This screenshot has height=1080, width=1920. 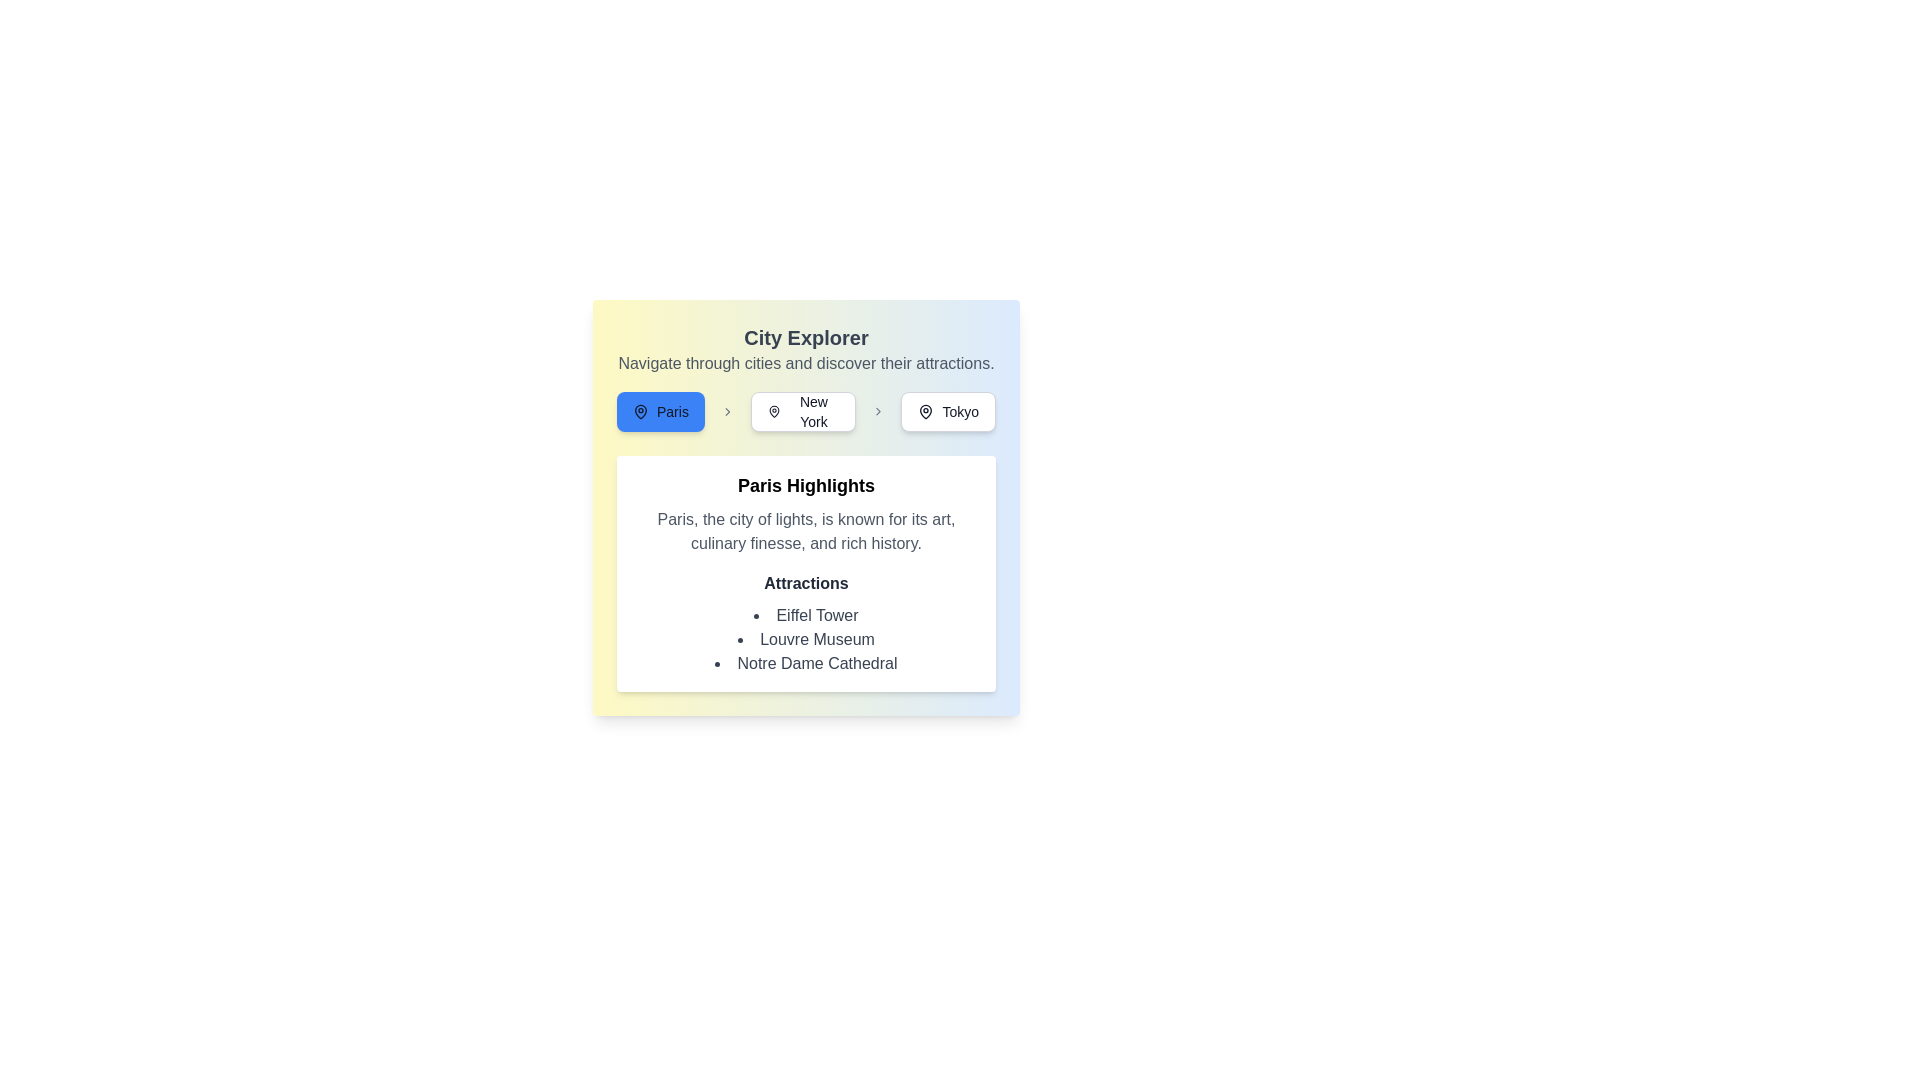 What do you see at coordinates (773, 411) in the screenshot?
I see `the New York navigation button, which features a pin-shaped icon on the left and the label 'New York' on the right` at bounding box center [773, 411].